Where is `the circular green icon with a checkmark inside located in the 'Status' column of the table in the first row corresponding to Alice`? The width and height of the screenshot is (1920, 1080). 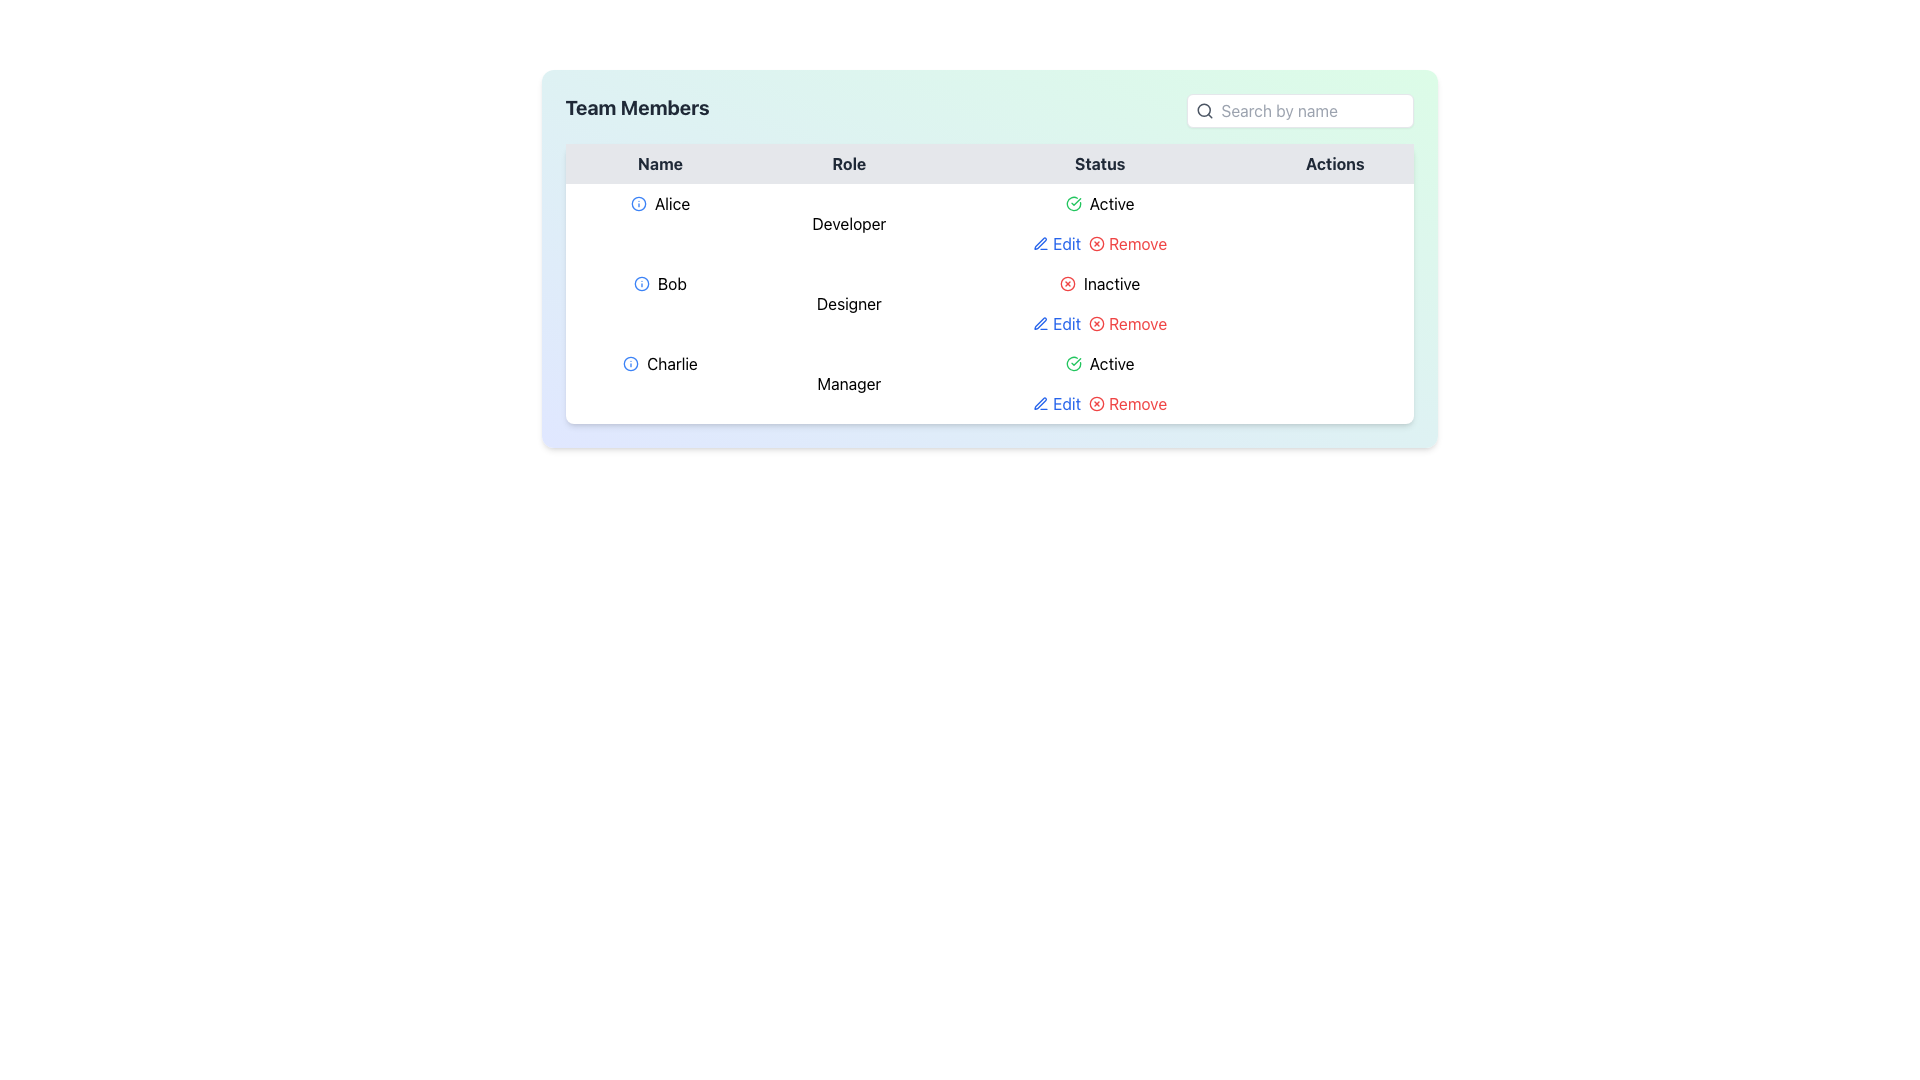 the circular green icon with a checkmark inside located in the 'Status' column of the table in the first row corresponding to Alice is located at coordinates (1072, 204).